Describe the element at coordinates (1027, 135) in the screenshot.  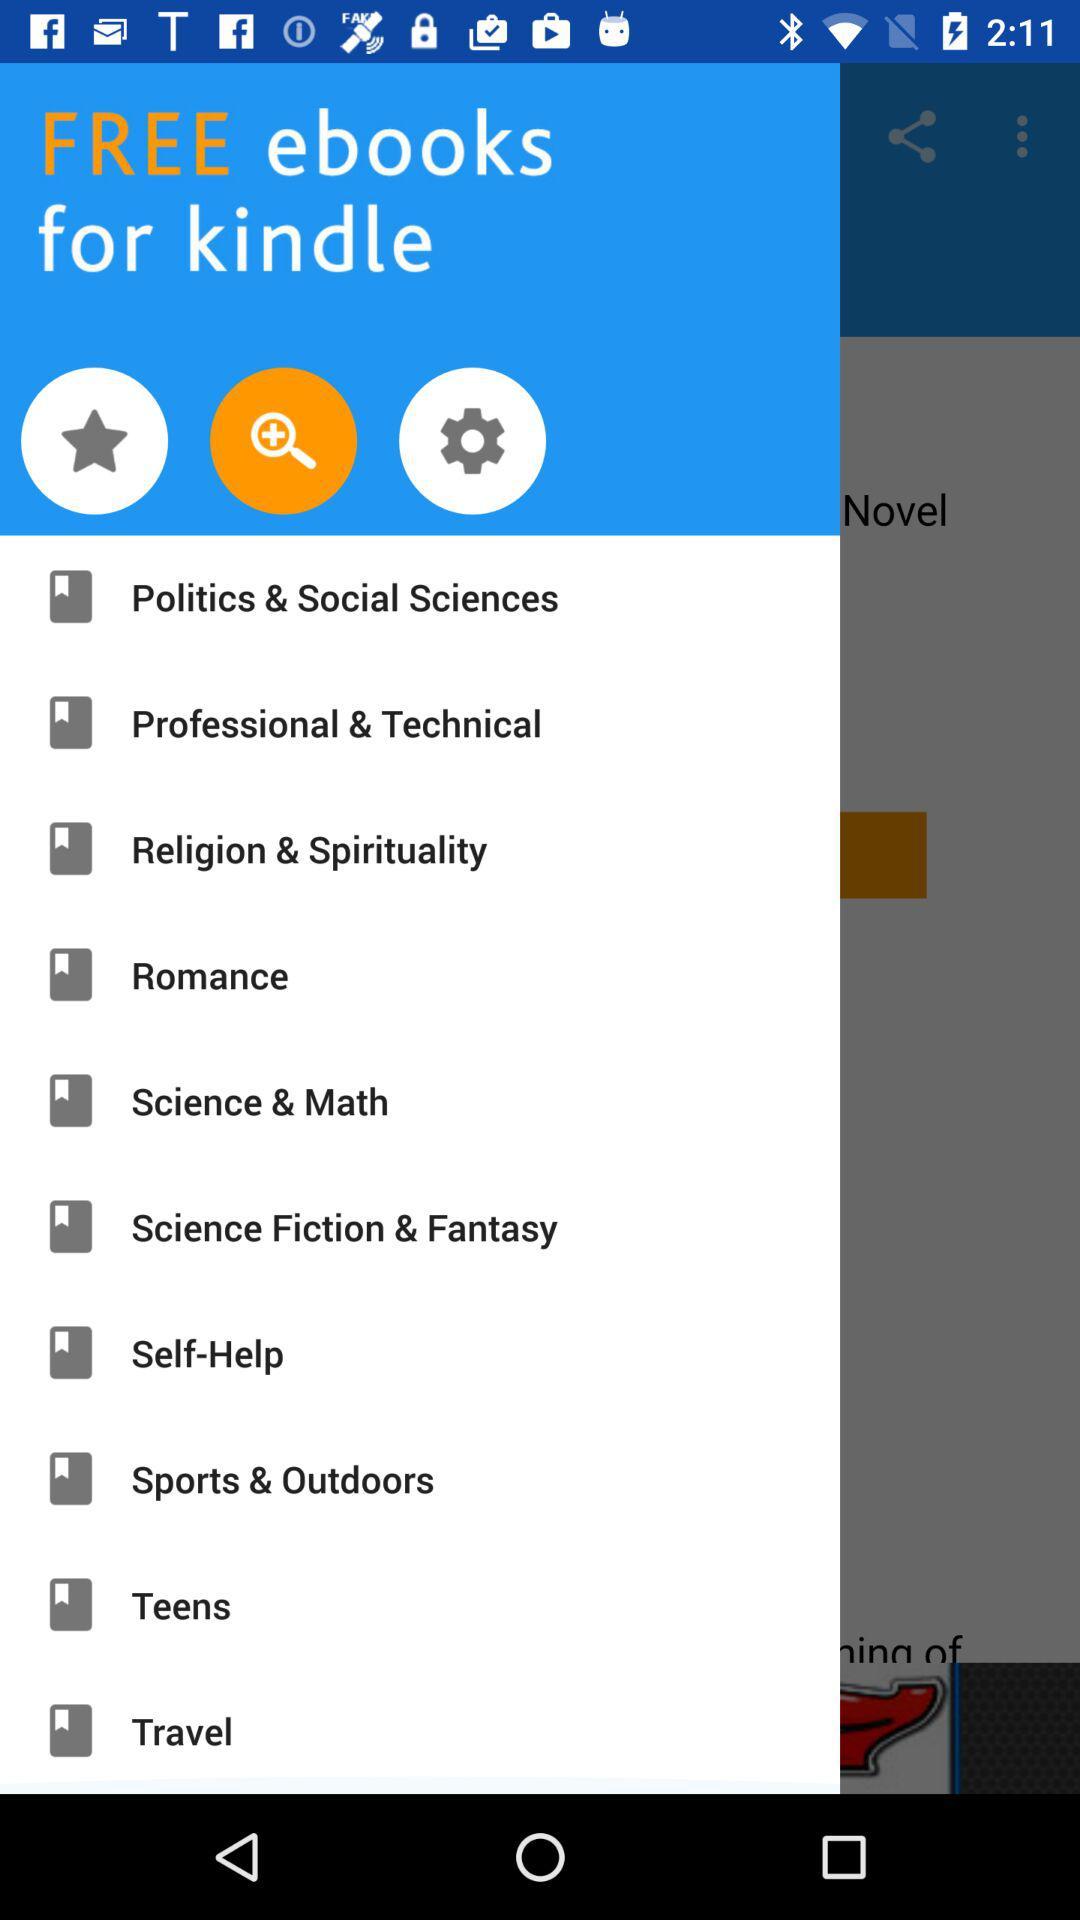
I see `the more icon` at that location.